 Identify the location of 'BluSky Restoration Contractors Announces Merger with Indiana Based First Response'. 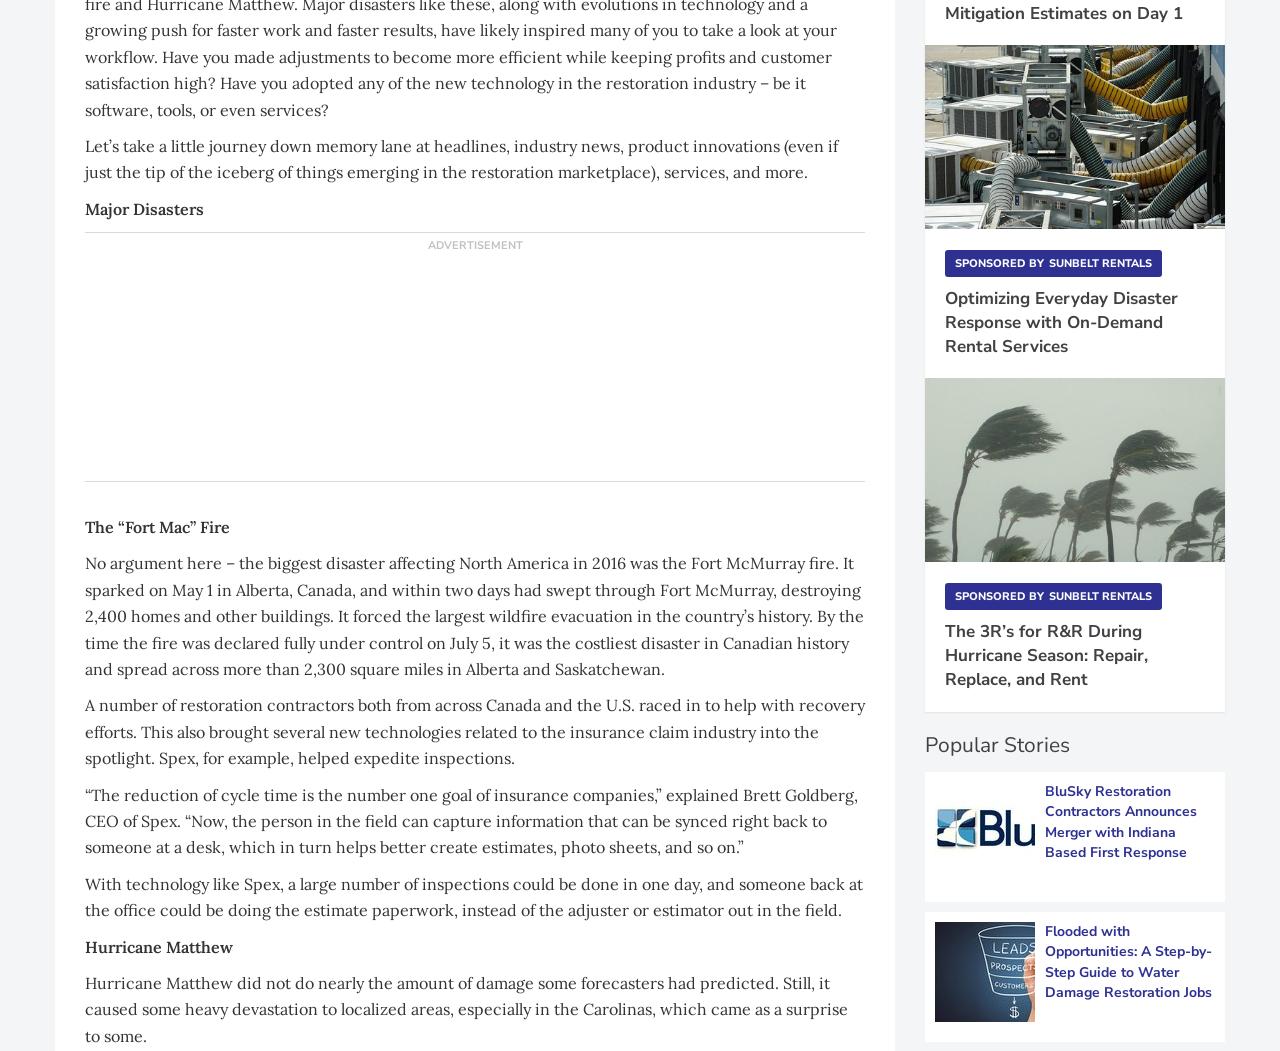
(1121, 821).